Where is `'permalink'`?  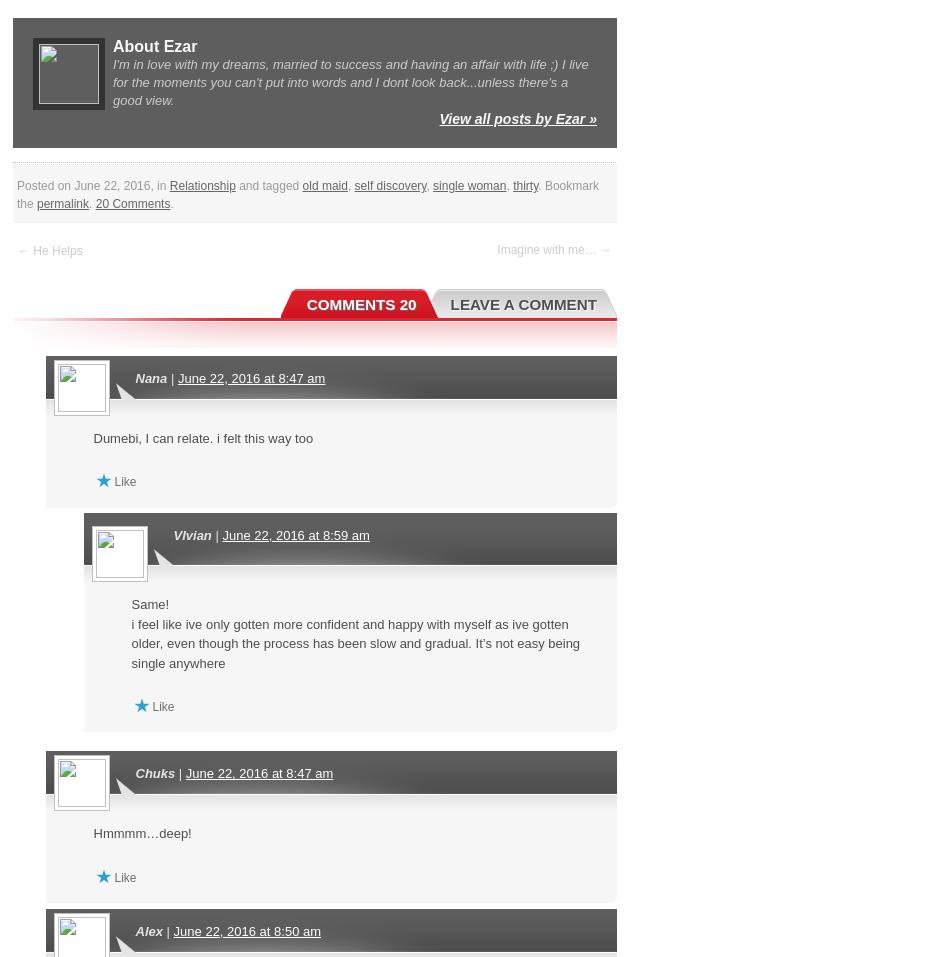
'permalink' is located at coordinates (61, 203).